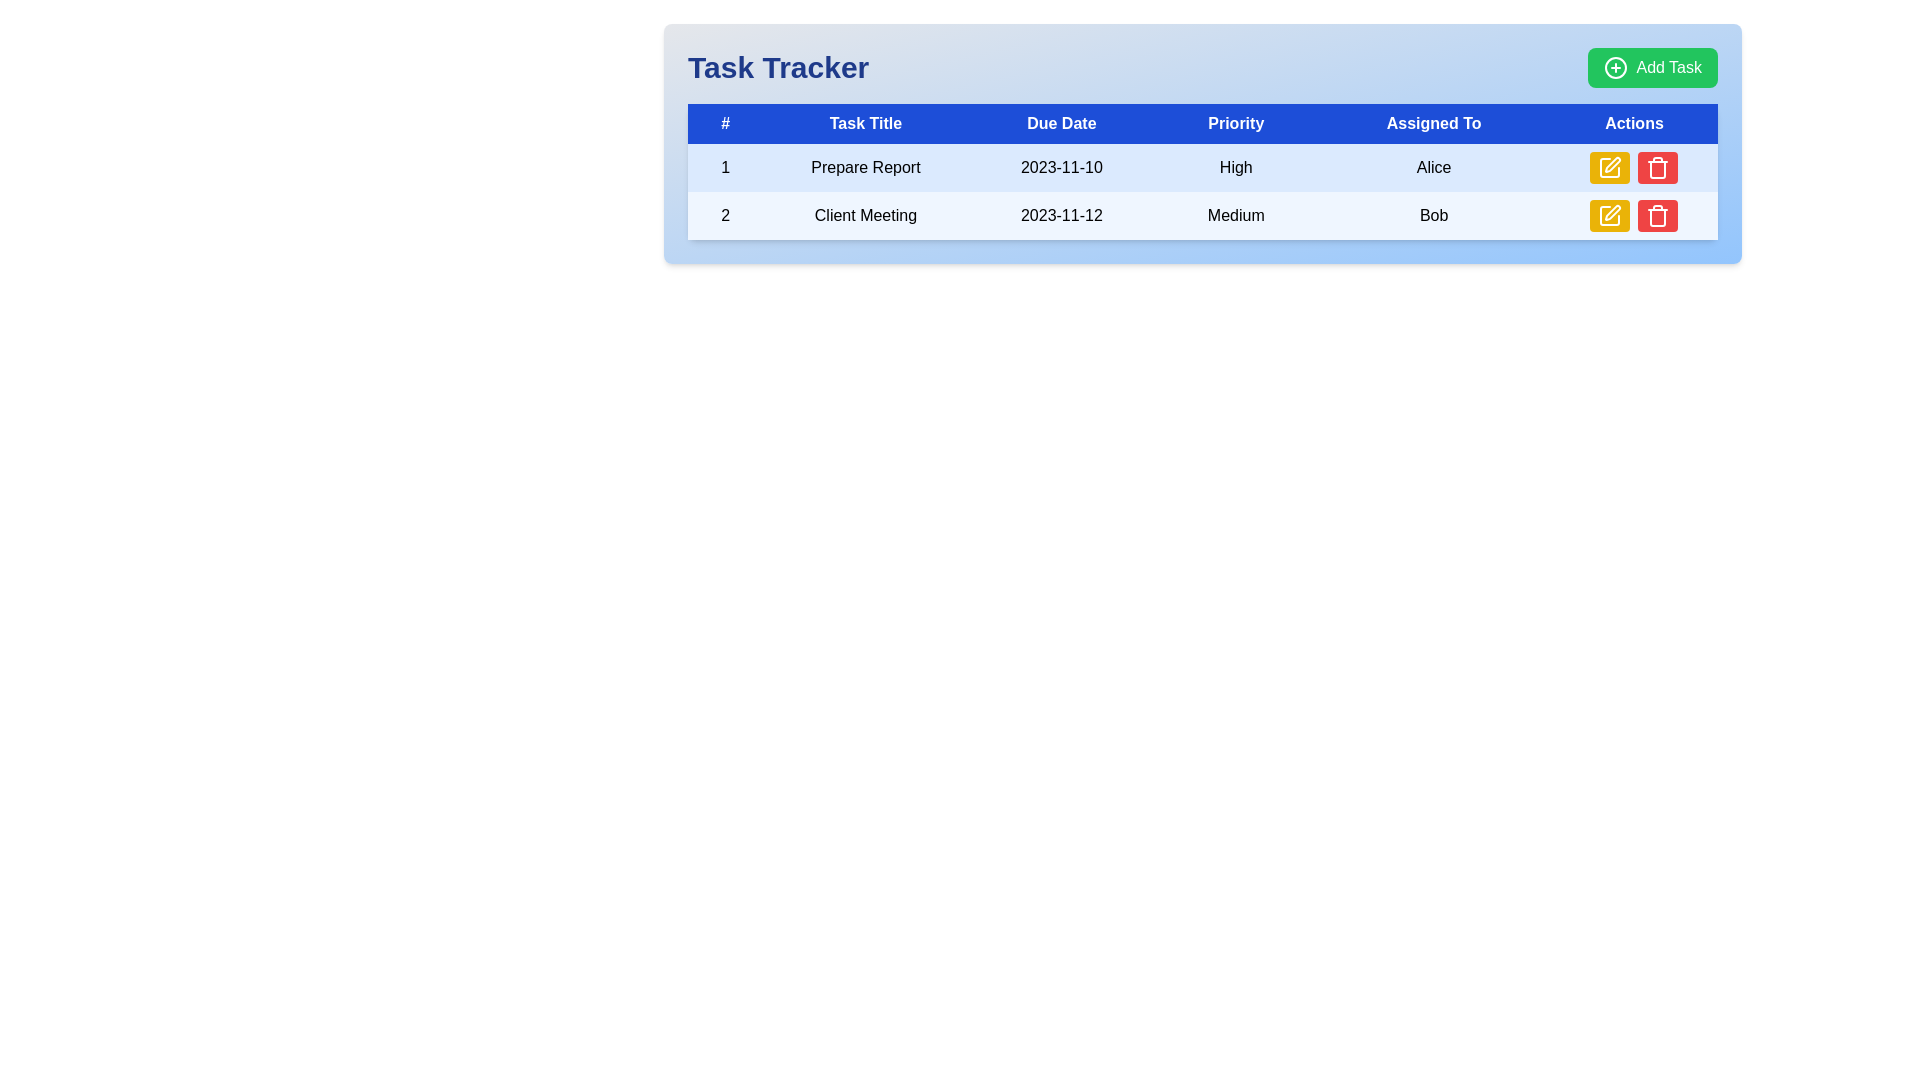 The height and width of the screenshot is (1080, 1920). What do you see at coordinates (1616, 67) in the screenshot?
I see `the green circular SVG element with a plus symbol in the center, located to the left of the 'Add Task' button` at bounding box center [1616, 67].